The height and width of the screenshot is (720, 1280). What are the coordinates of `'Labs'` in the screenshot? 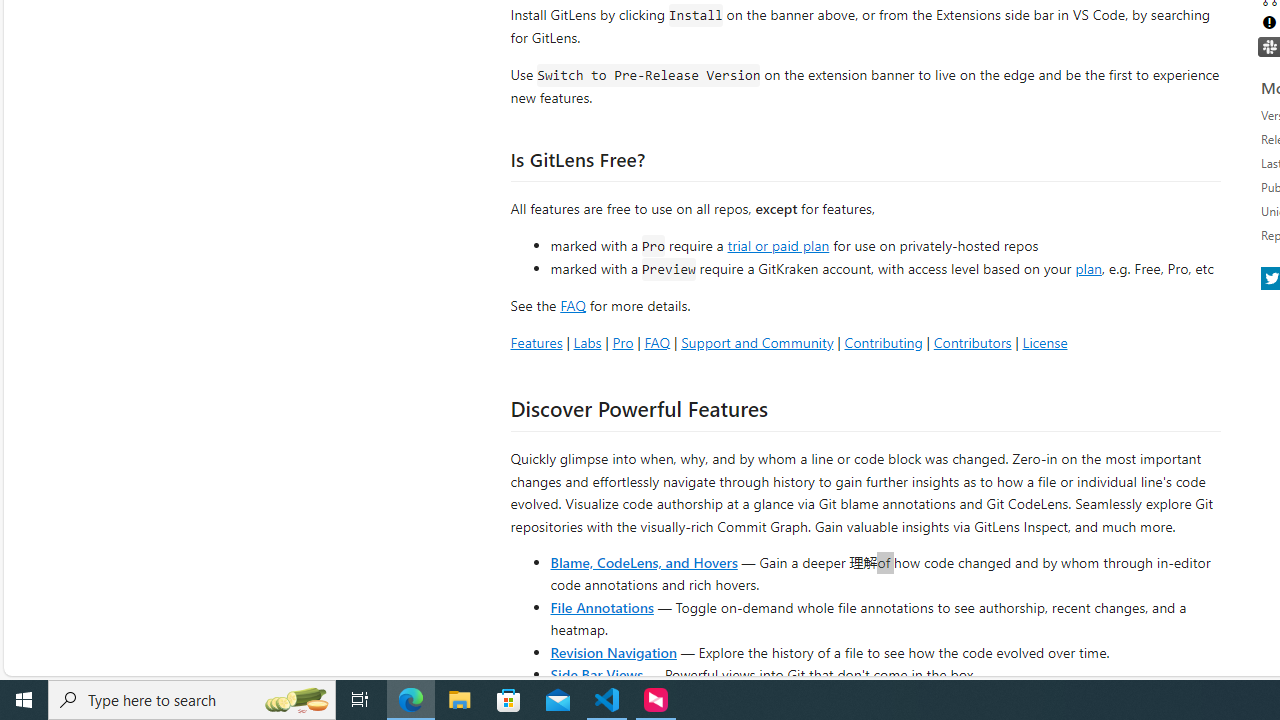 It's located at (586, 341).